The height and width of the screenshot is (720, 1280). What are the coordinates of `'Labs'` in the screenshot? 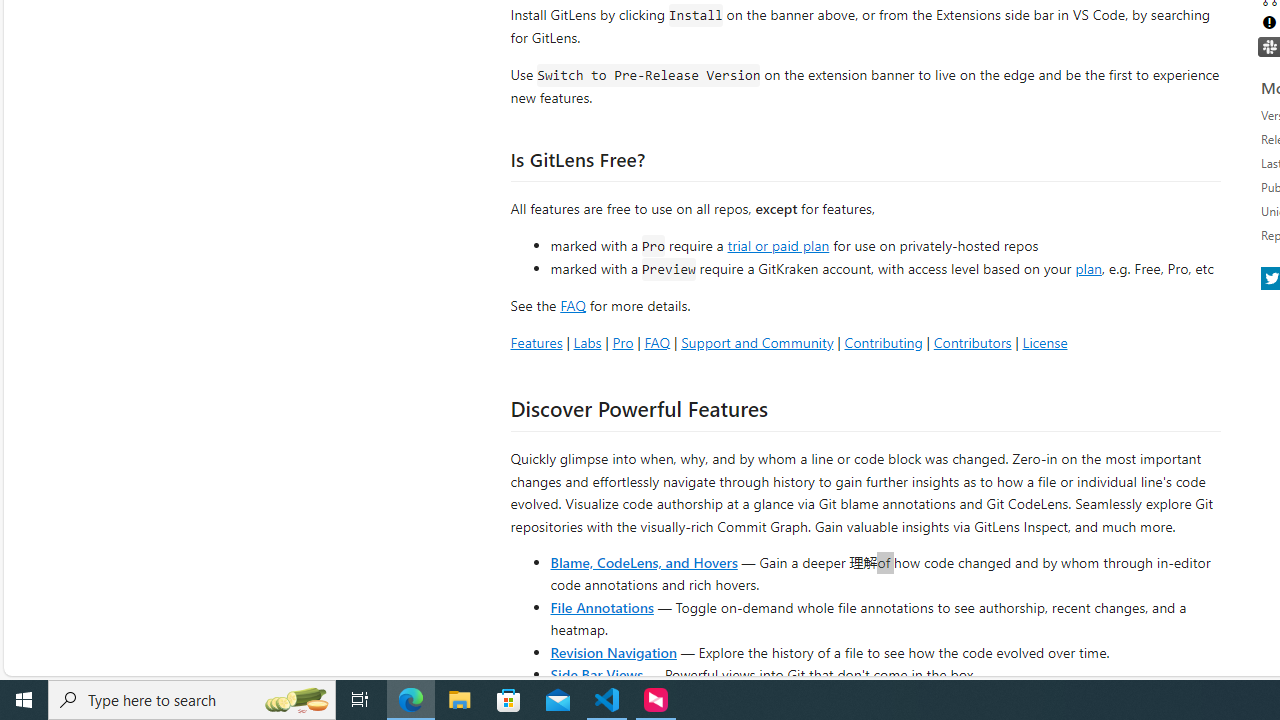 It's located at (586, 341).